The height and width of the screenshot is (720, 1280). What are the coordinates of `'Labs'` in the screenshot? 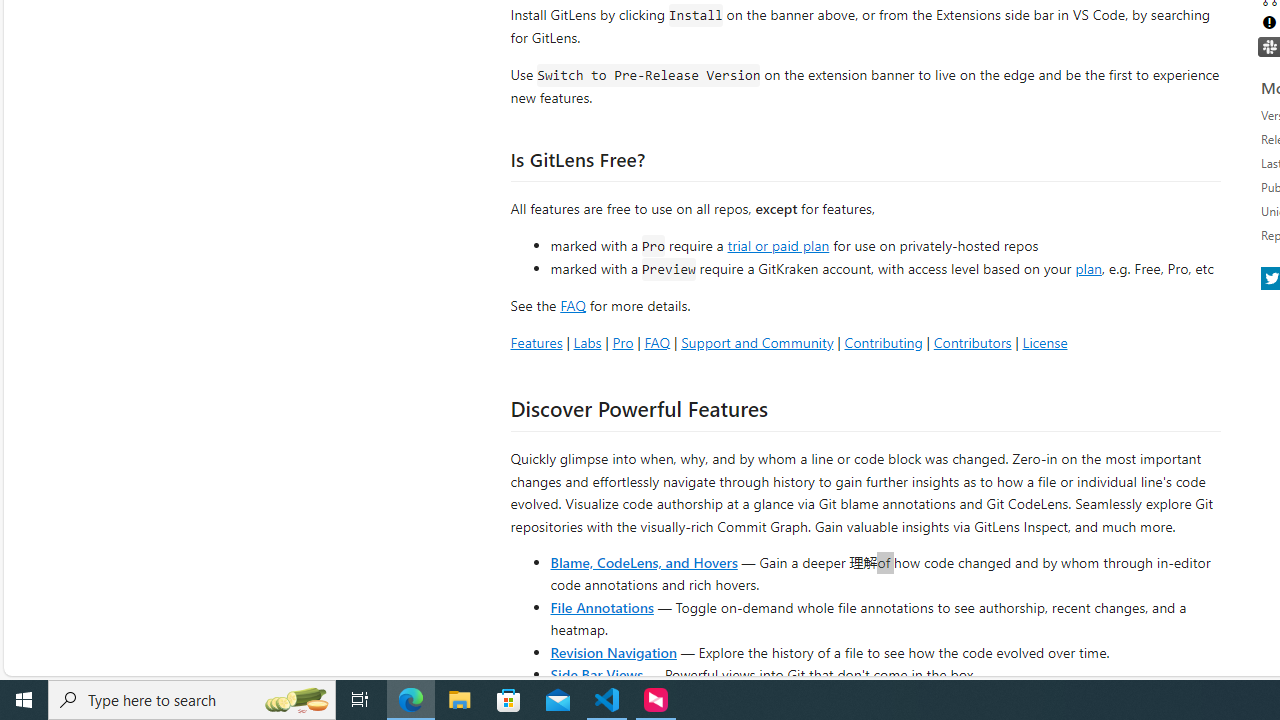 It's located at (586, 341).